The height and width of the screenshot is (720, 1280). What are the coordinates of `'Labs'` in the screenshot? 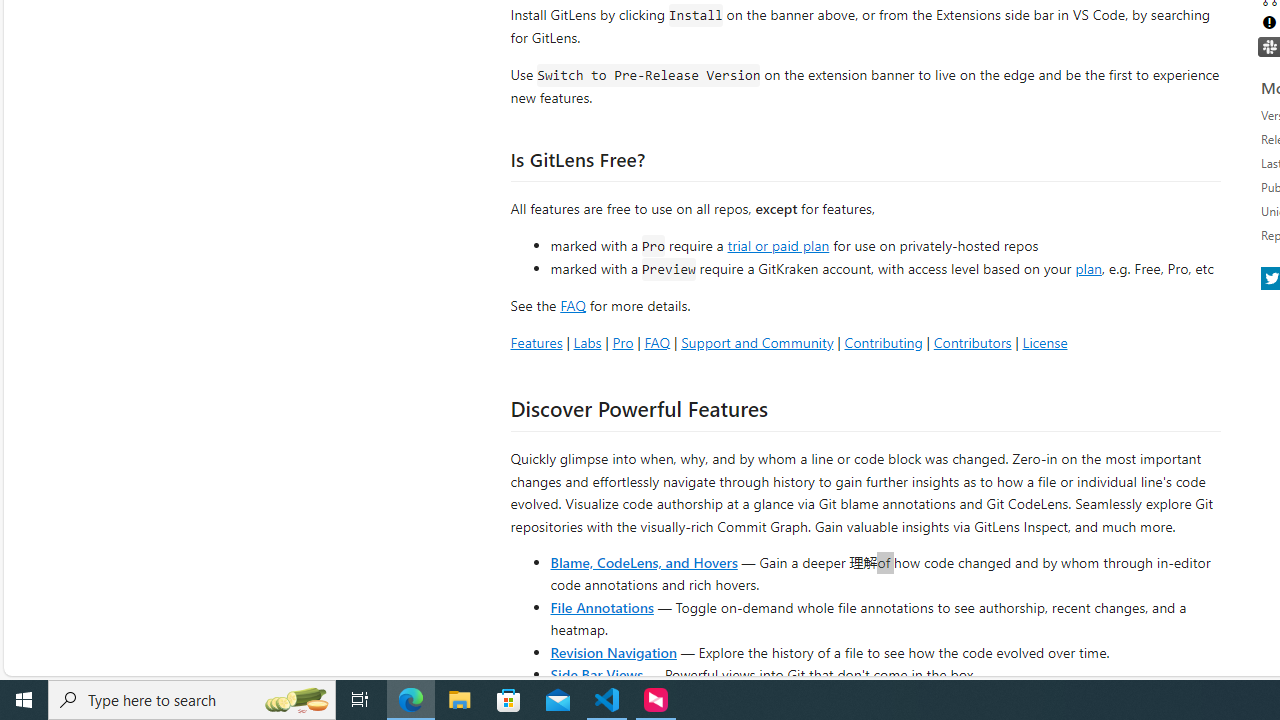 It's located at (586, 341).